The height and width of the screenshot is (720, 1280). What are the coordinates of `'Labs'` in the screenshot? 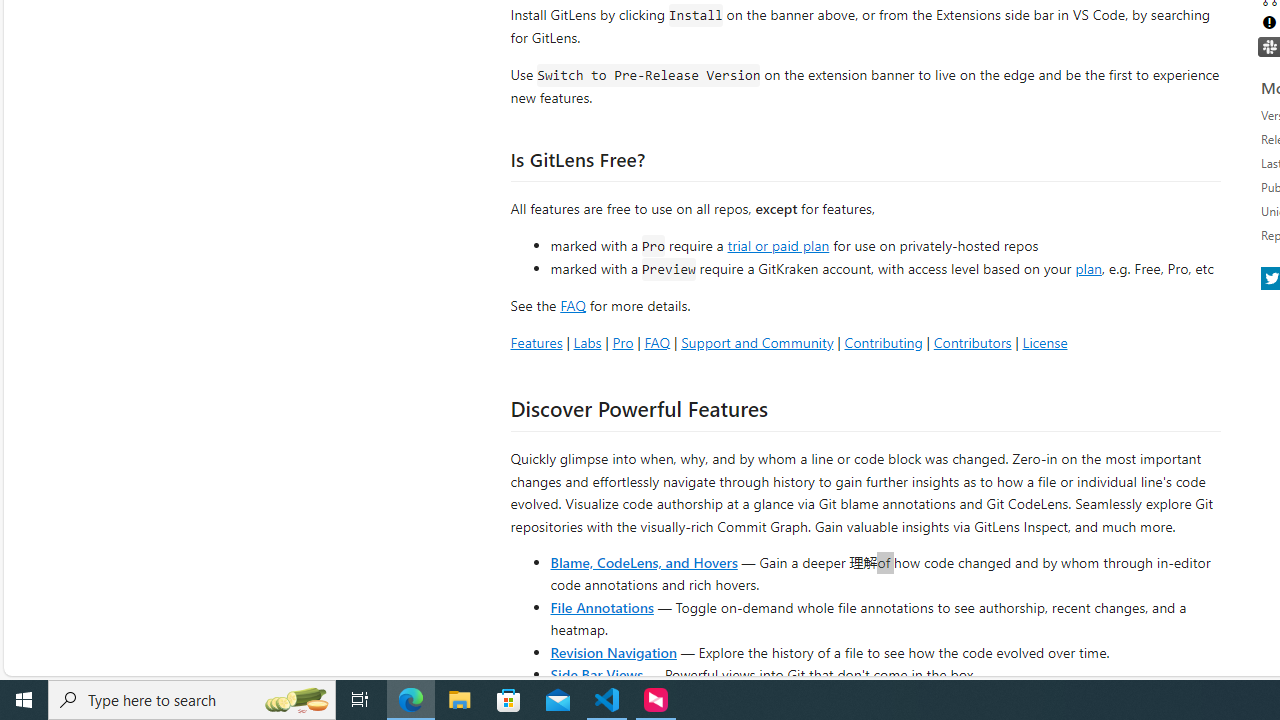 It's located at (586, 341).